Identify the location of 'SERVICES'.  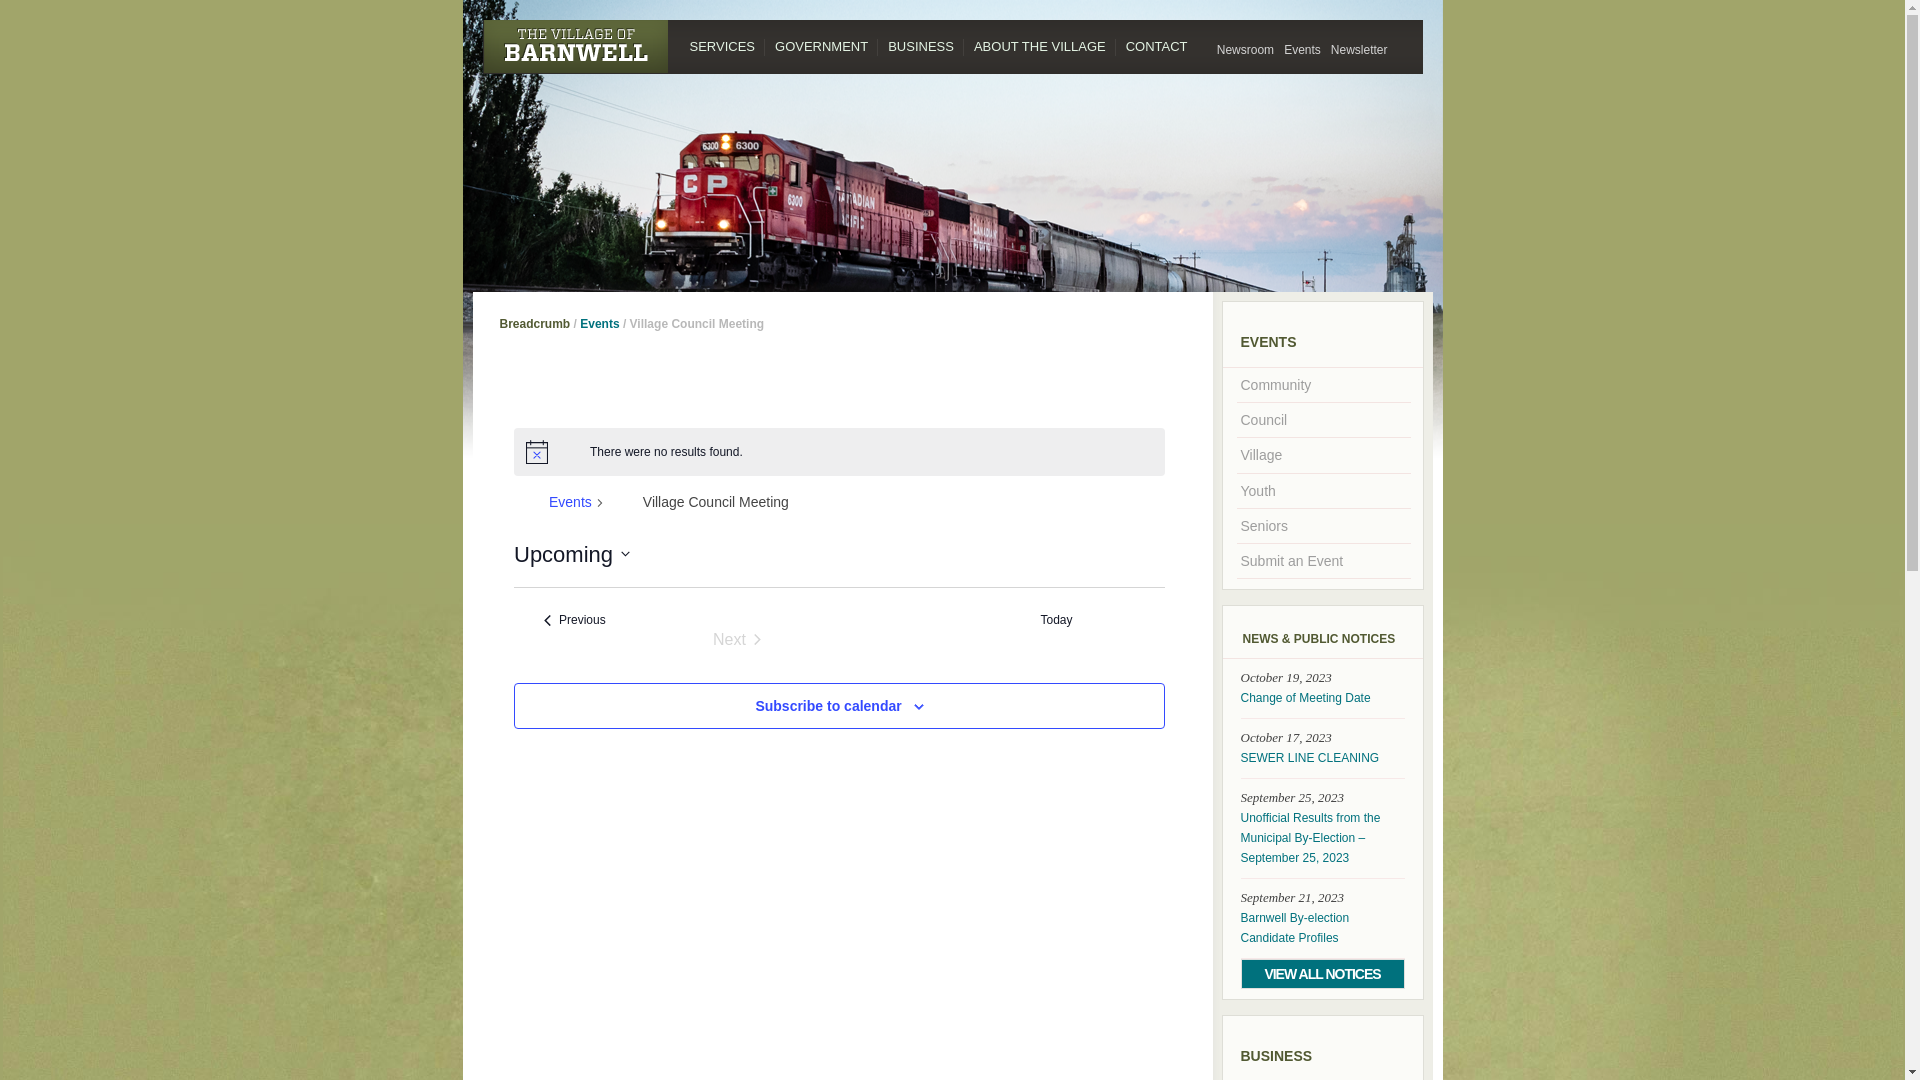
(722, 45).